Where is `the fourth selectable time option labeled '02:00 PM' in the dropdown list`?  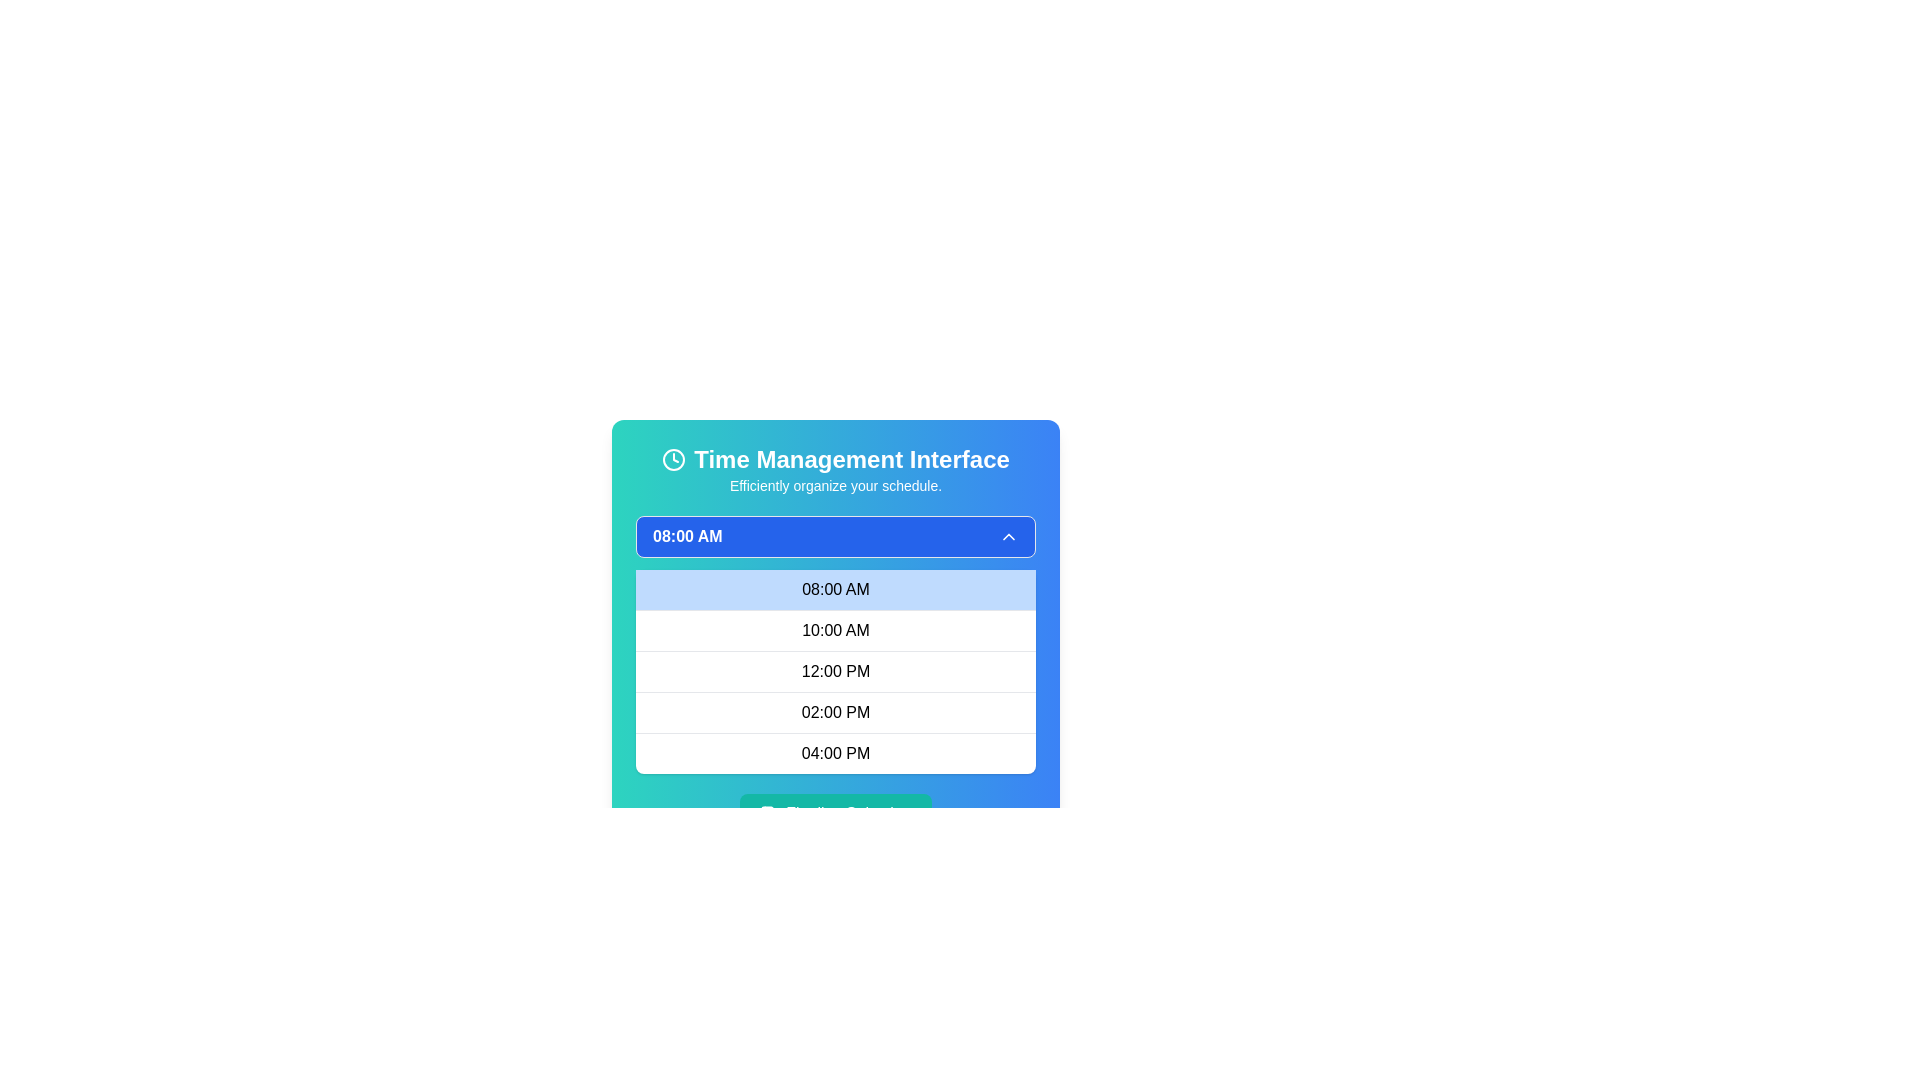
the fourth selectable time option labeled '02:00 PM' in the dropdown list is located at coordinates (835, 711).